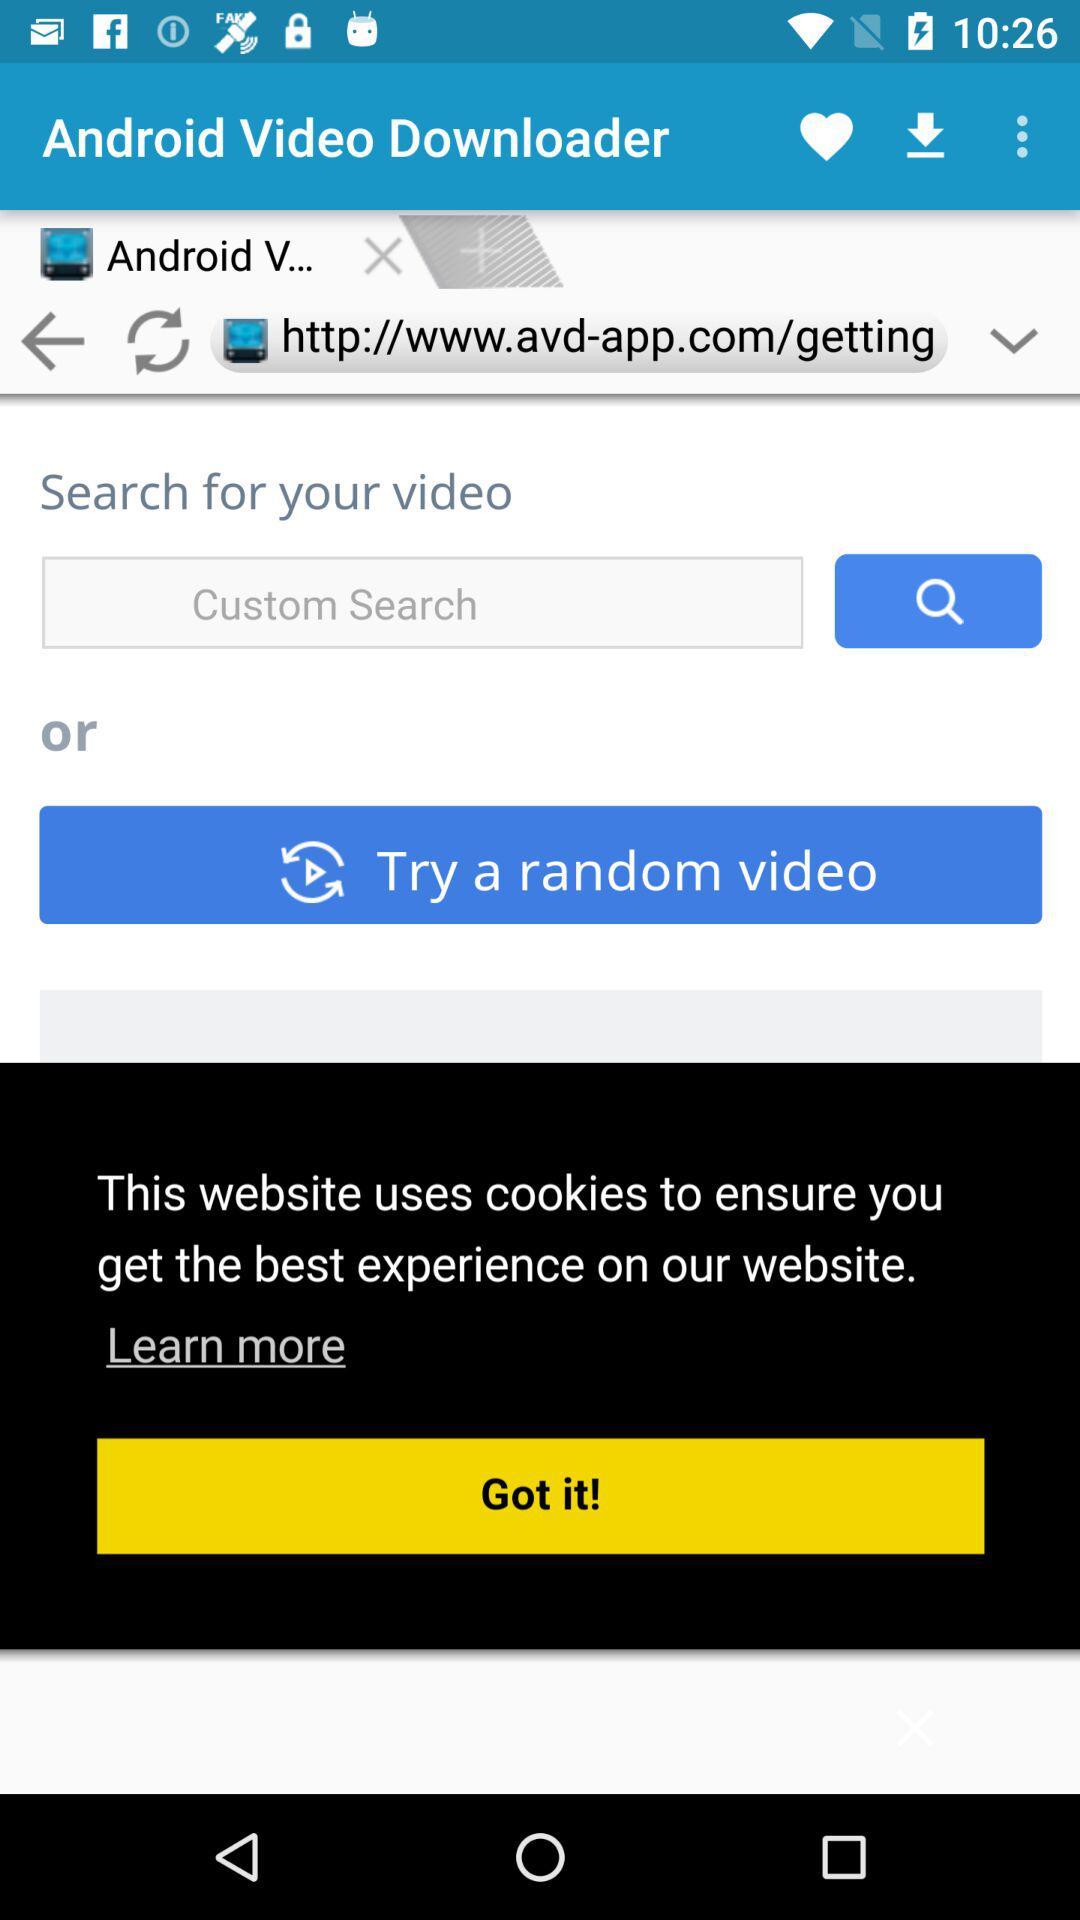 Image resolution: width=1080 pixels, height=1920 pixels. I want to click on the close button, so click(382, 250).